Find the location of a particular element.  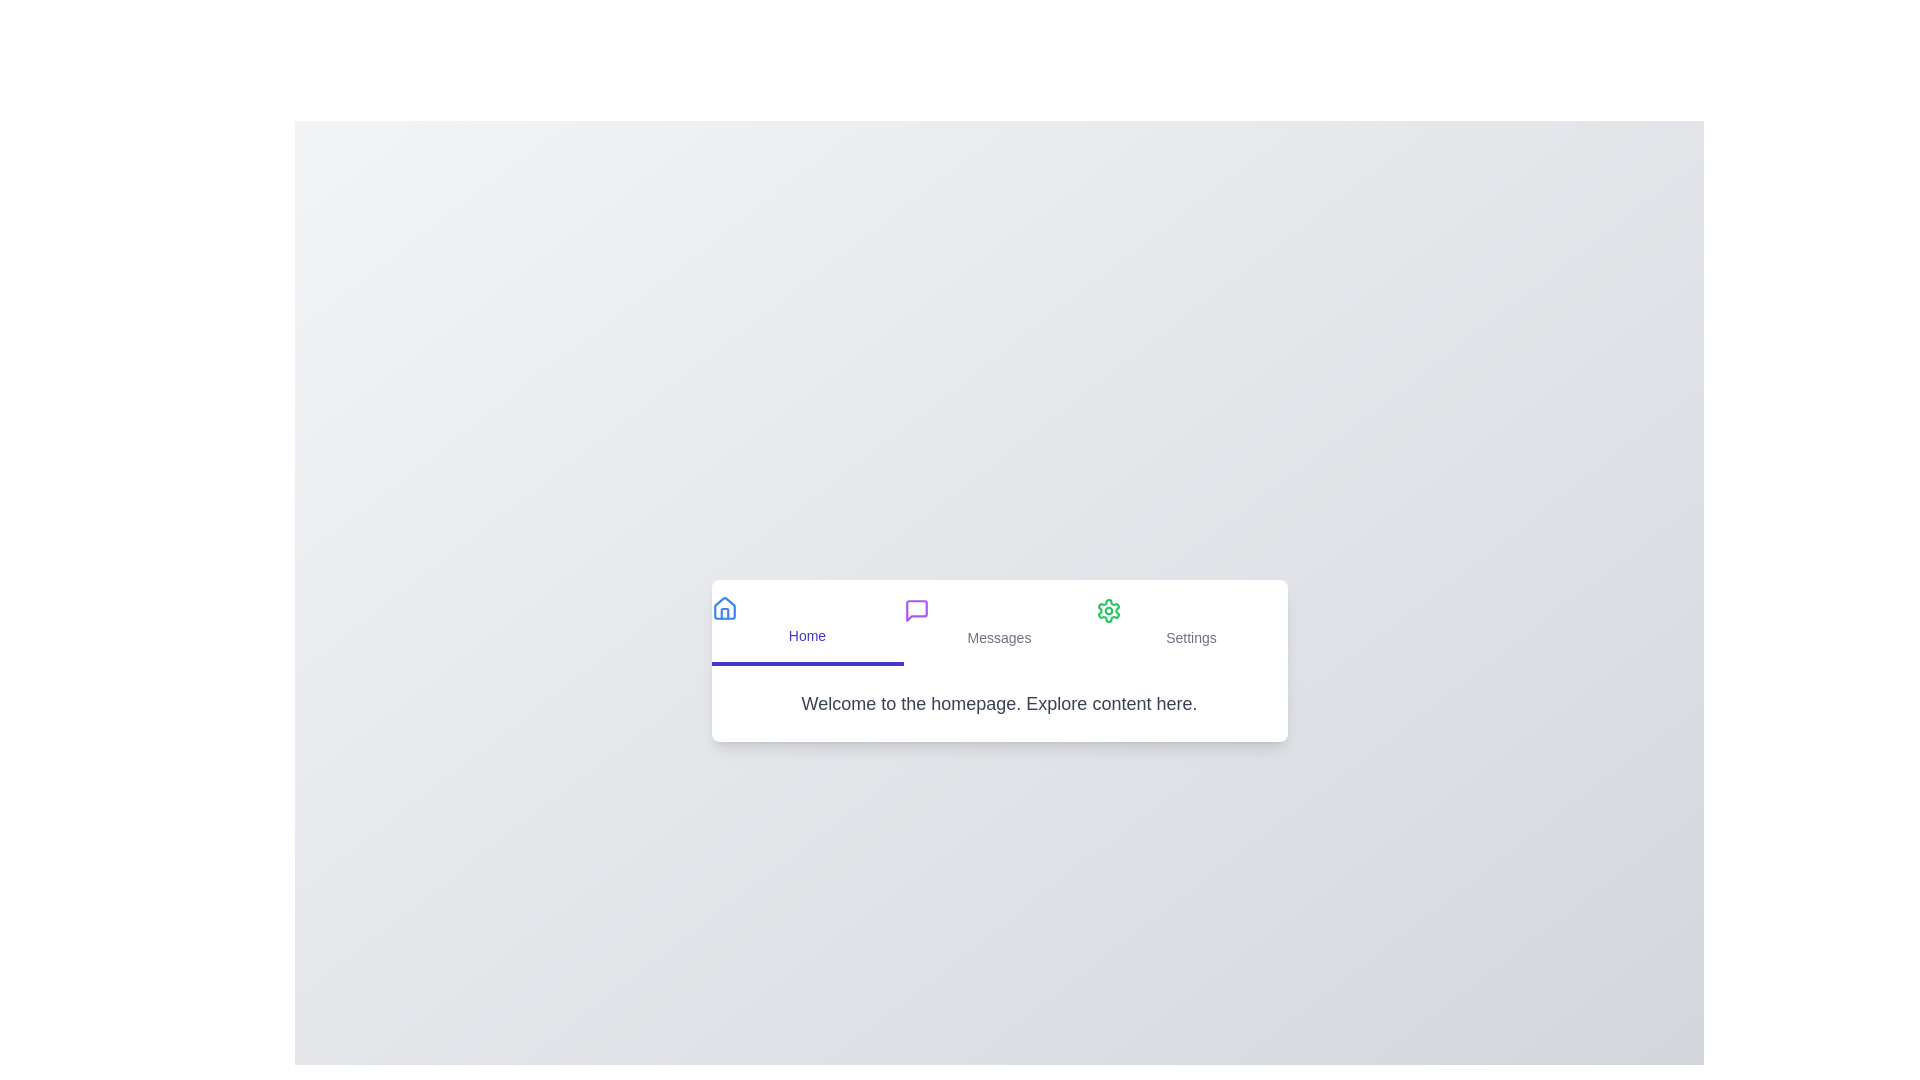

the tab Messages is located at coordinates (999, 622).